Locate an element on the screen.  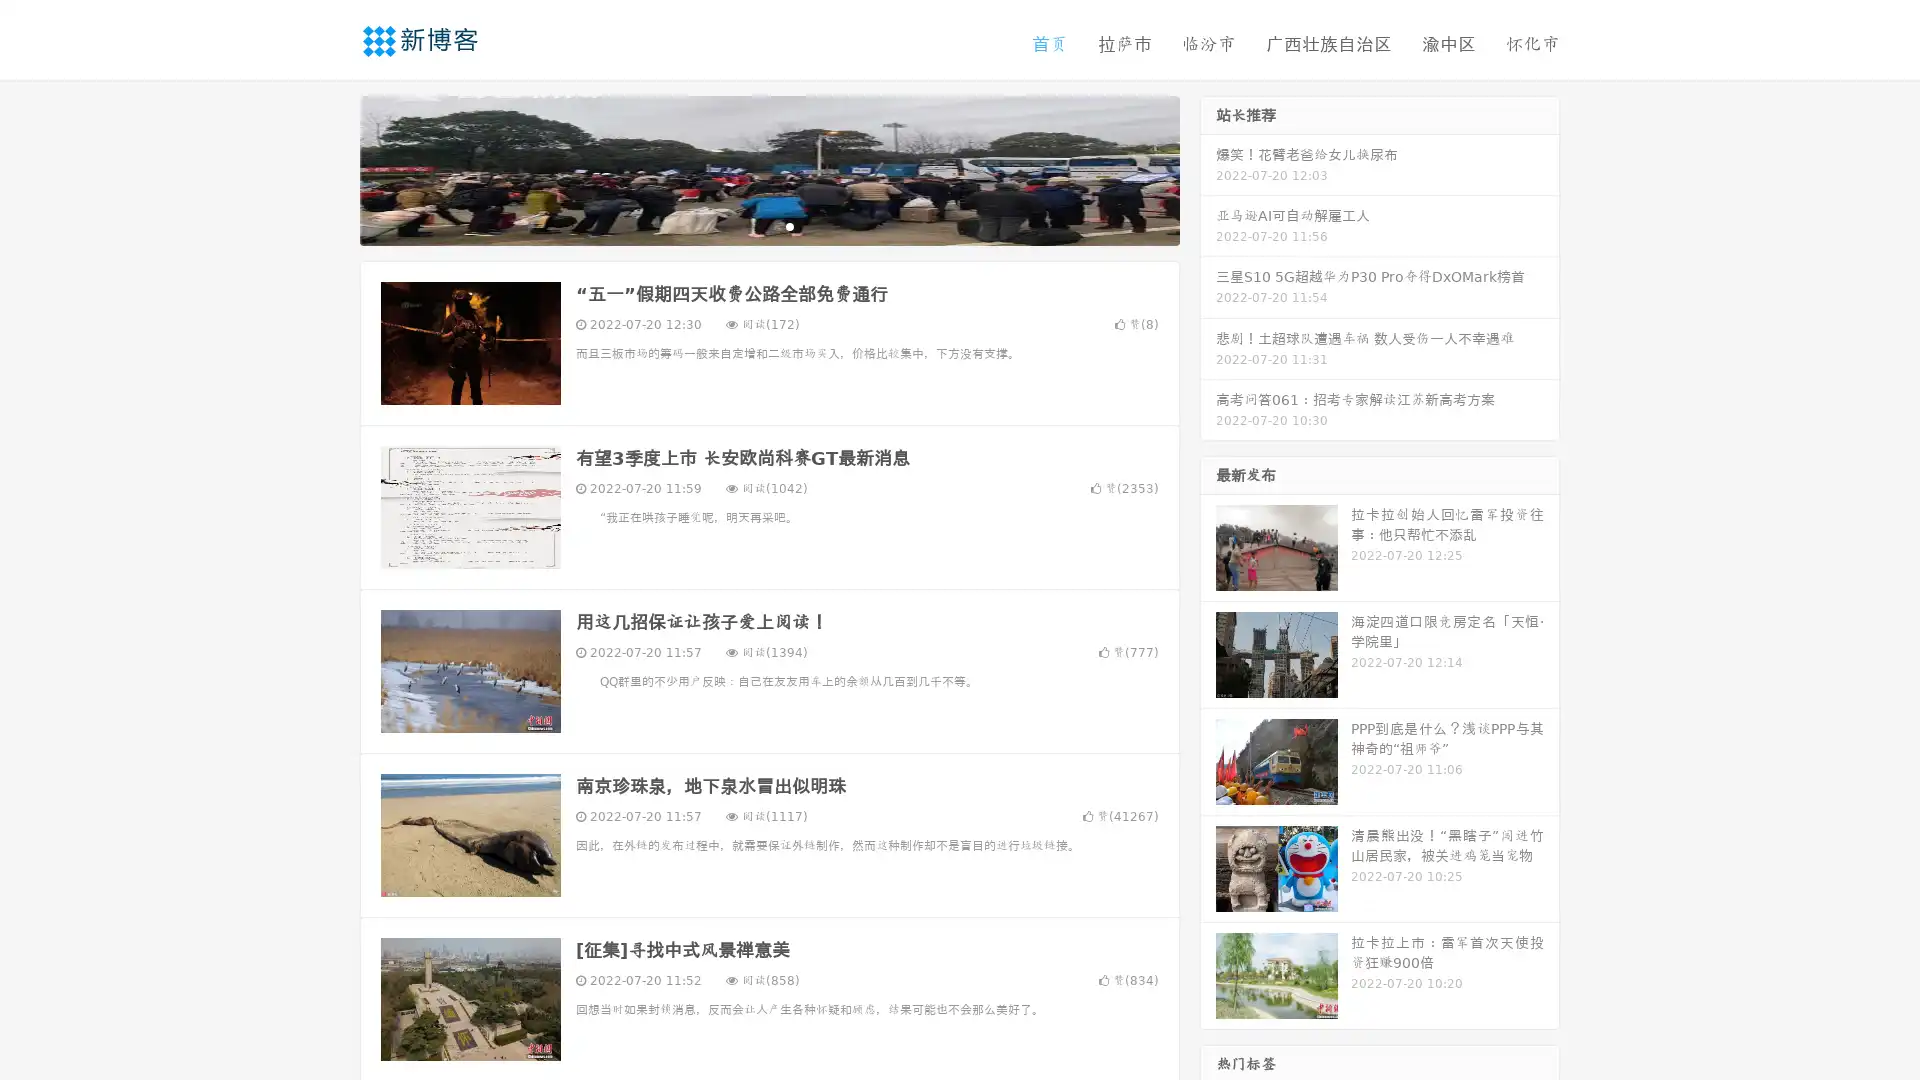
Go to slide 3 is located at coordinates (789, 225).